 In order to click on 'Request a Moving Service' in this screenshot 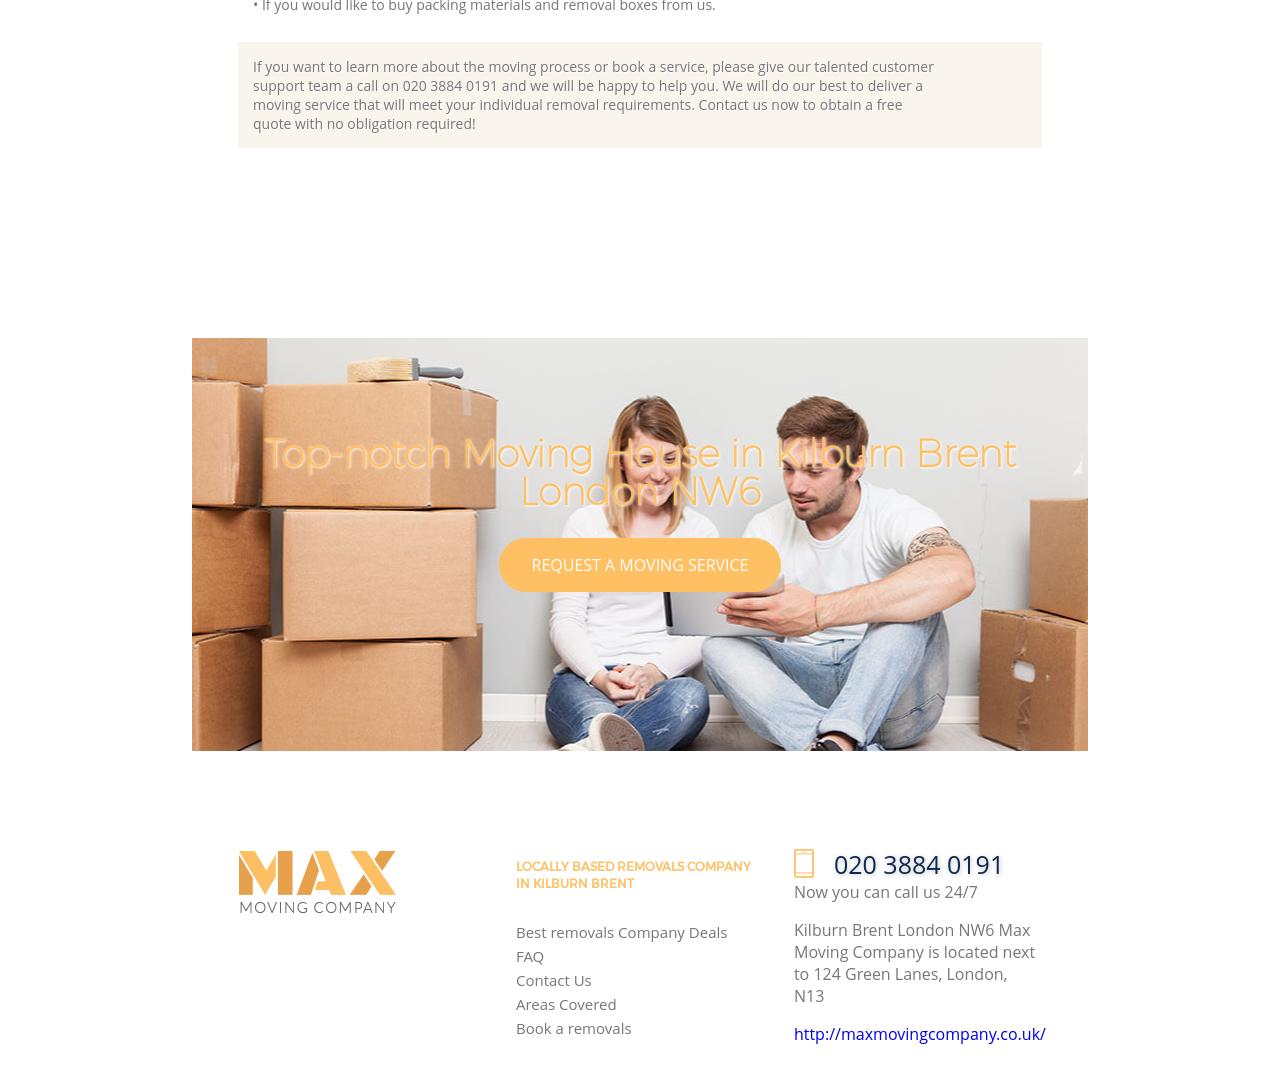, I will do `click(638, 563)`.